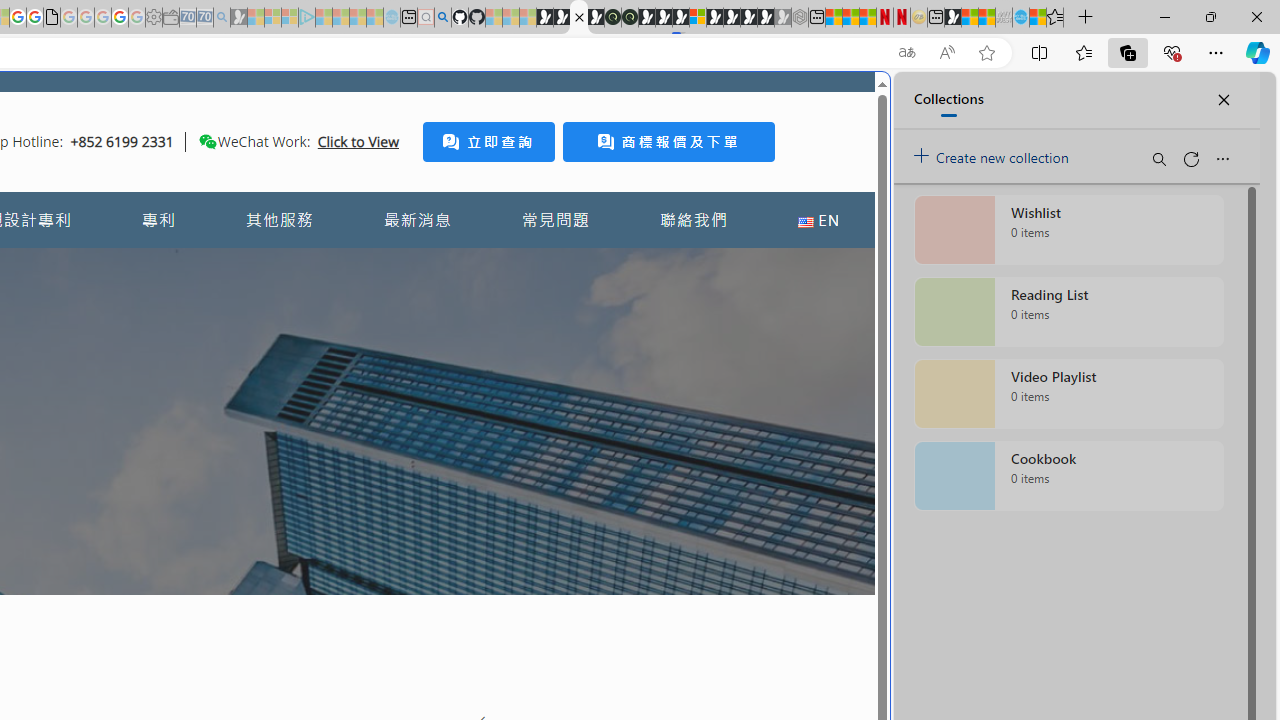 The height and width of the screenshot is (720, 1280). What do you see at coordinates (1020, 17) in the screenshot?
I see `'Services - Maintenance | Sky Blue Bikes - Sky Blue Bikes'` at bounding box center [1020, 17].